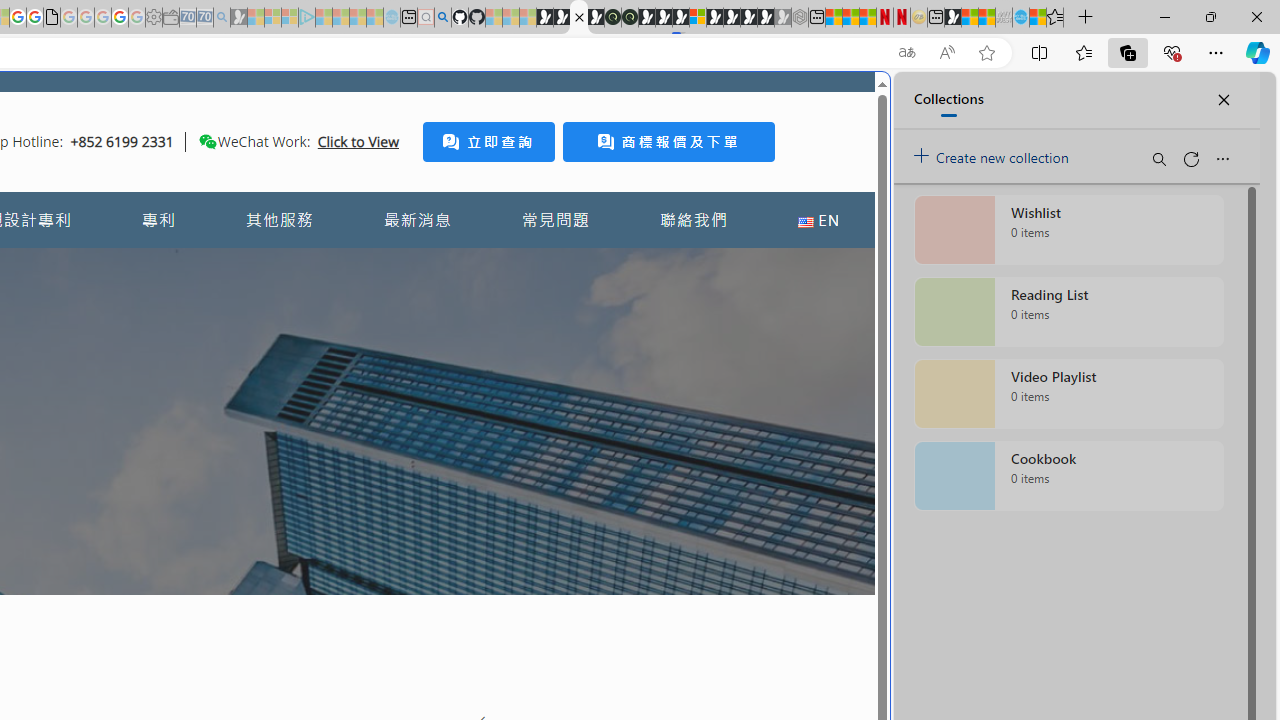 The height and width of the screenshot is (720, 1280). What do you see at coordinates (1020, 17) in the screenshot?
I see `'Services - Maintenance | Sky Blue Bikes - Sky Blue Bikes'` at bounding box center [1020, 17].